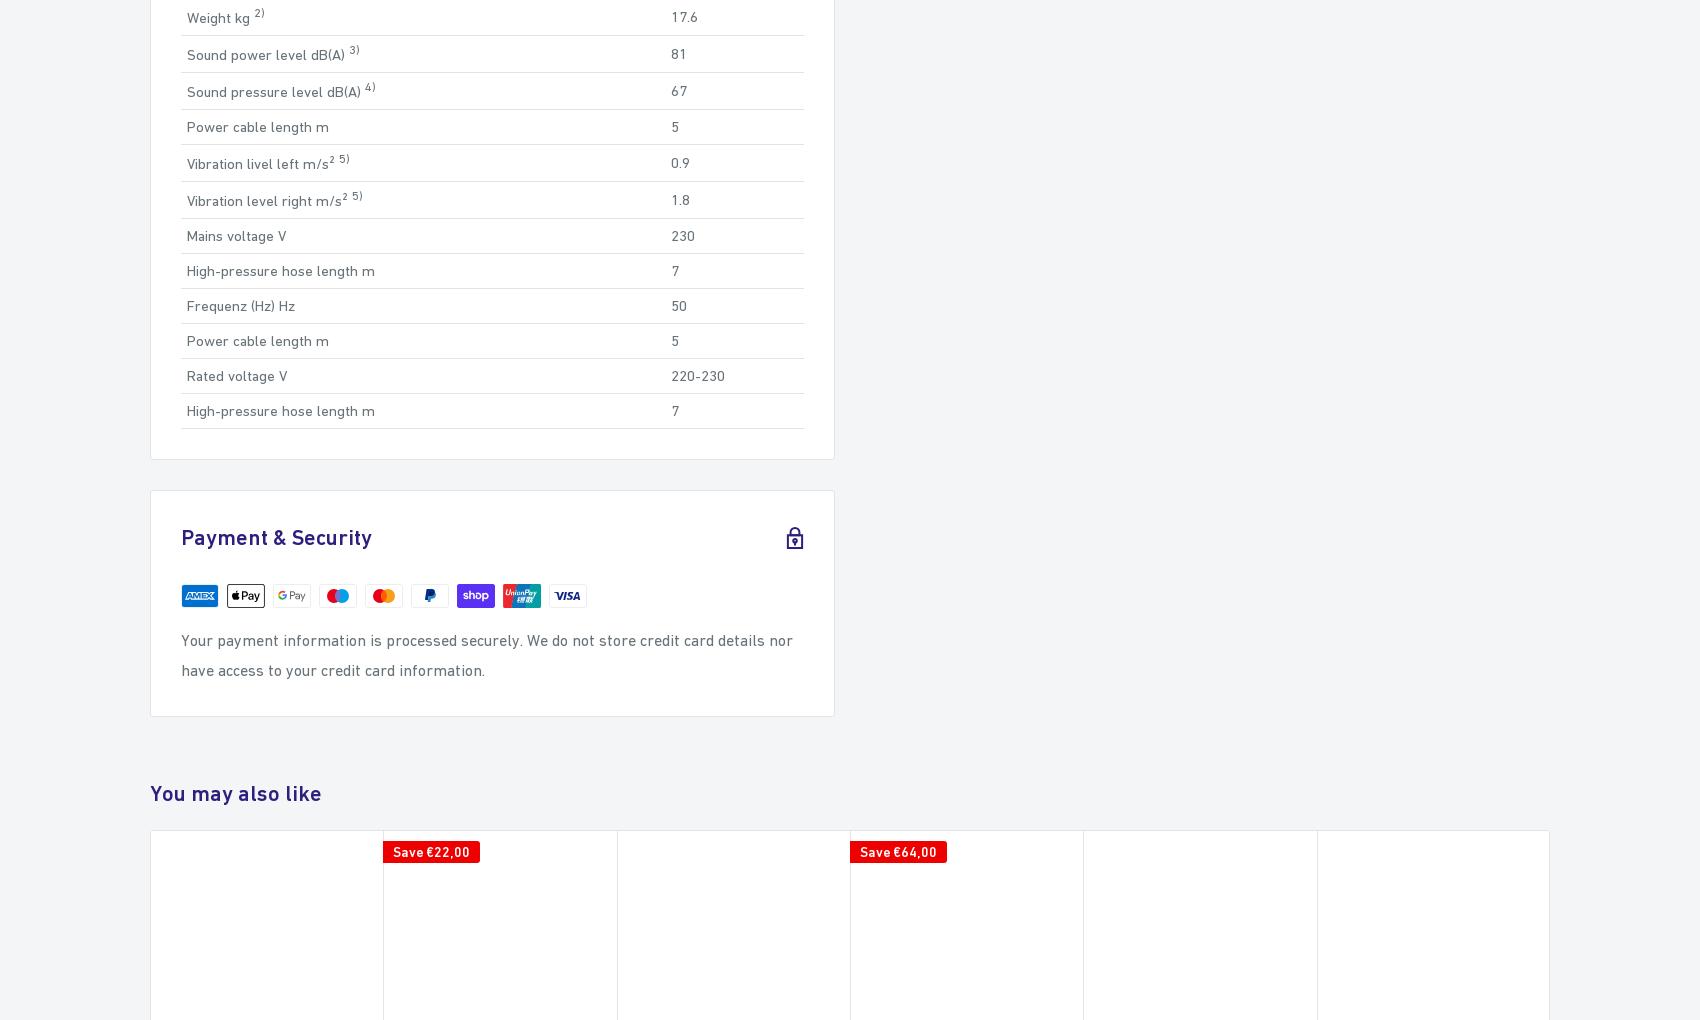 Image resolution: width=1700 pixels, height=1020 pixels. I want to click on 'Weight kg', so click(220, 15).